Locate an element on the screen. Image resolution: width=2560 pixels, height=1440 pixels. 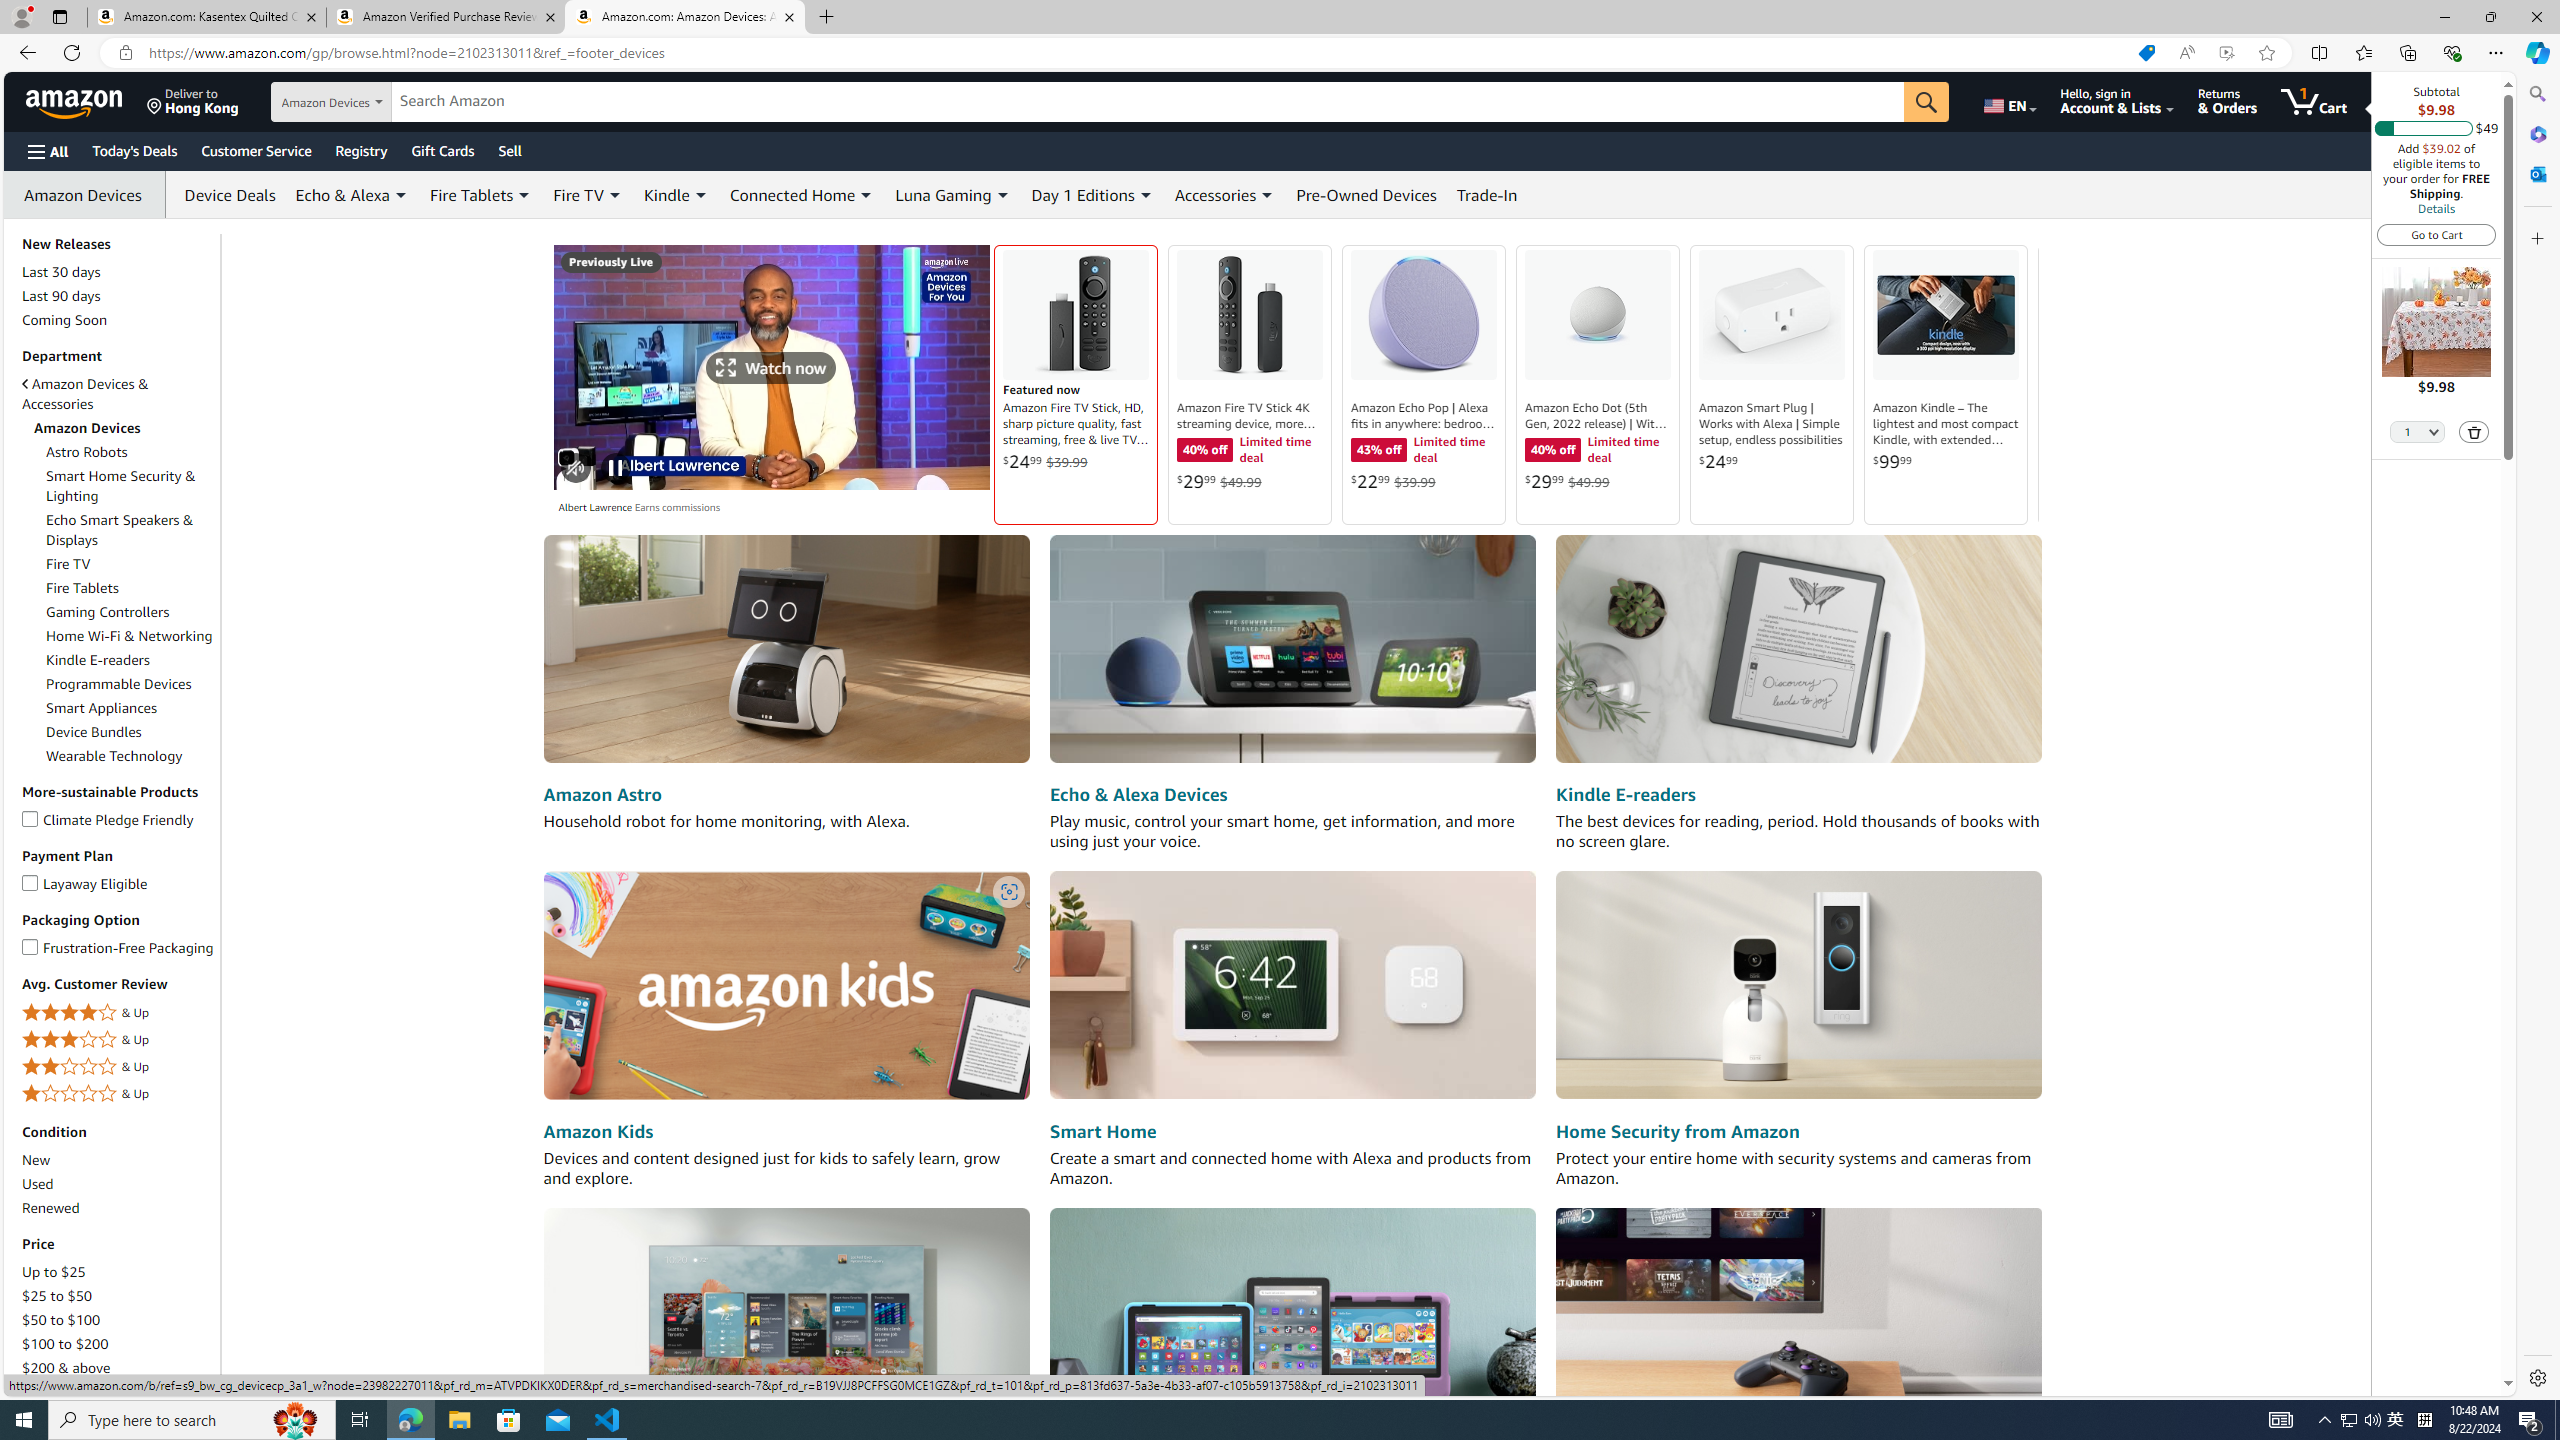
'Used' is located at coordinates (37, 1183).